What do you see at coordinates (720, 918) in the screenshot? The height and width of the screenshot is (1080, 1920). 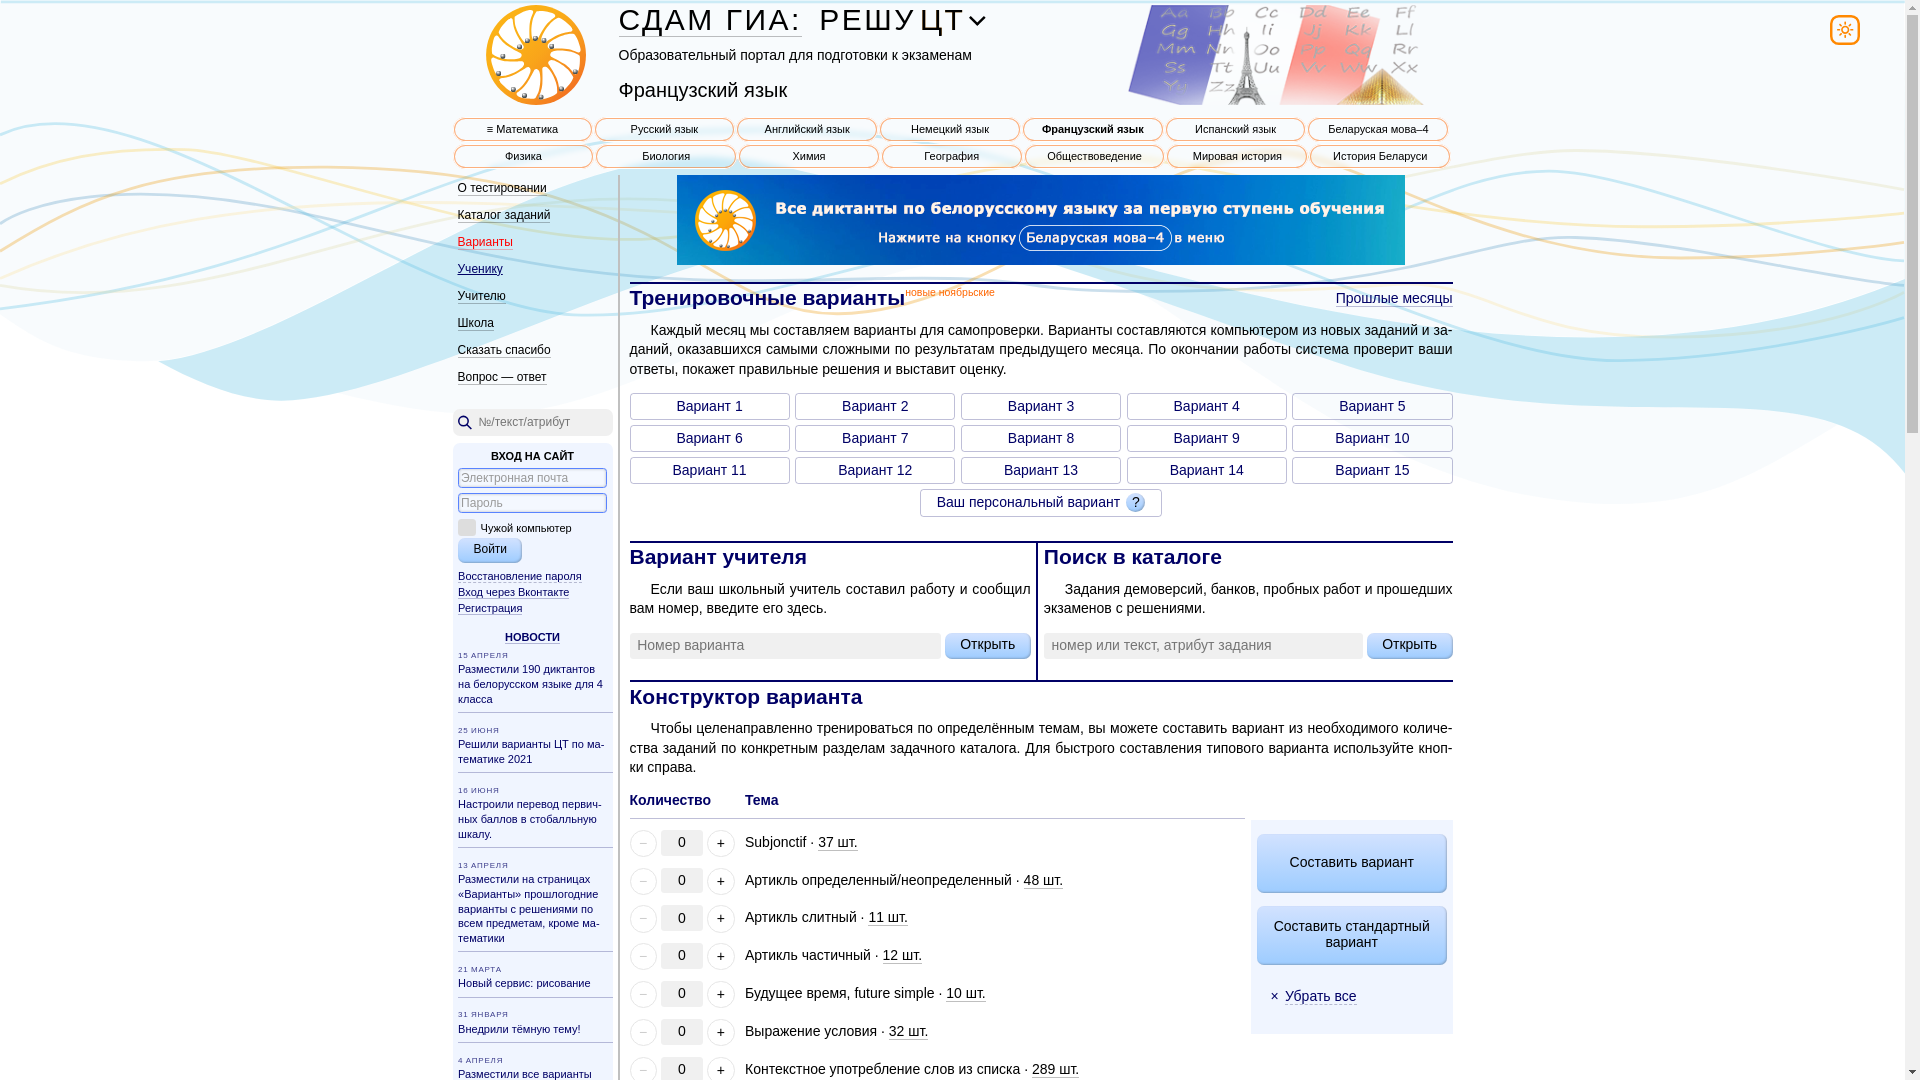 I see `'+'` at bounding box center [720, 918].